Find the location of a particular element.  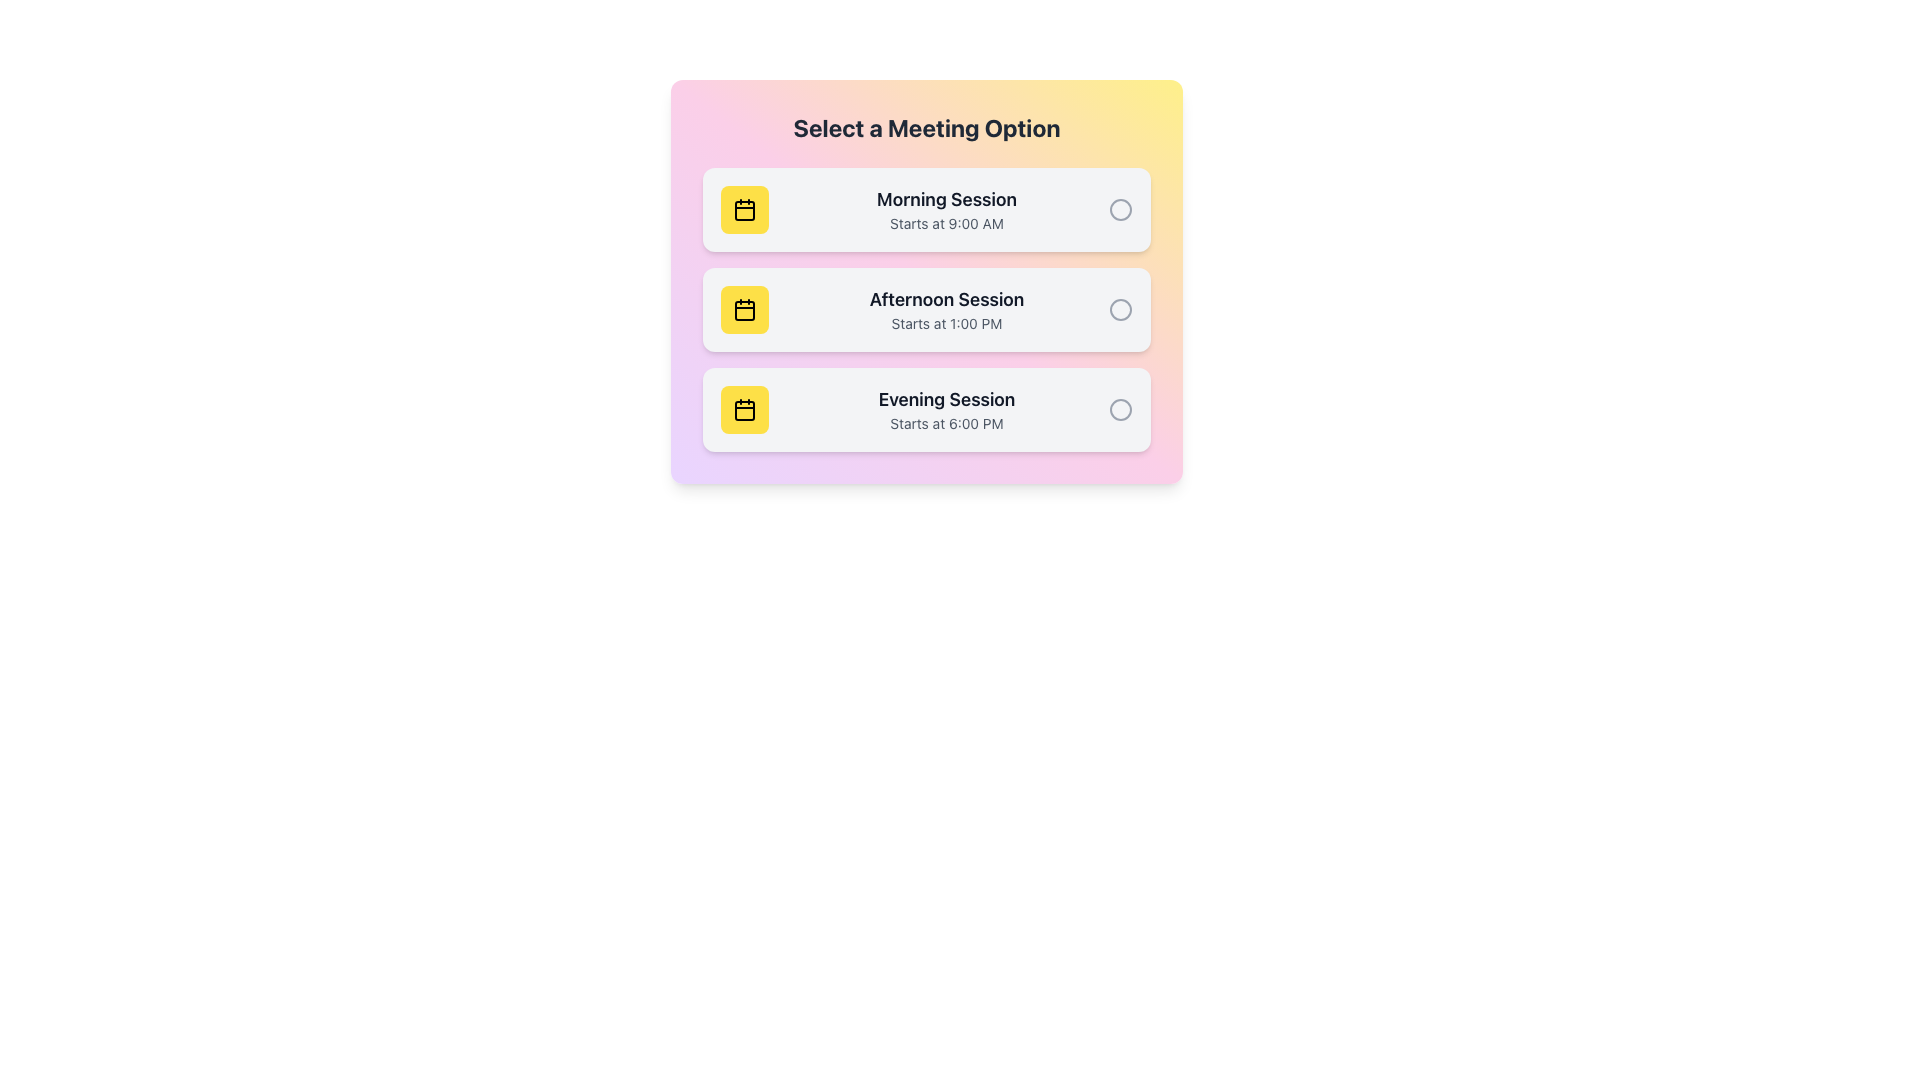

the selection indicator icon associated with the 'Evening Session Starts at 6:00 PM' is located at coordinates (1121, 408).